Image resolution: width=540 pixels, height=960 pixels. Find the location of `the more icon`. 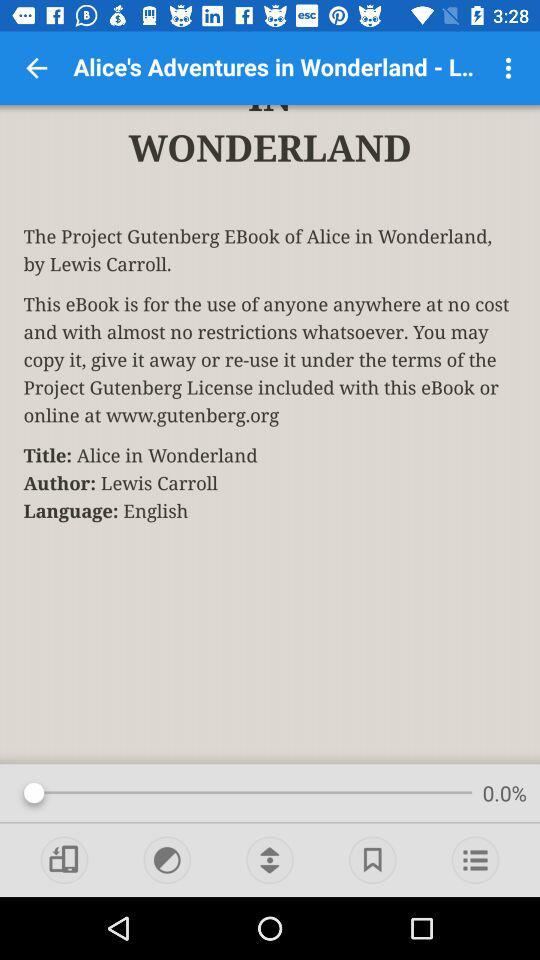

the more icon is located at coordinates (508, 68).